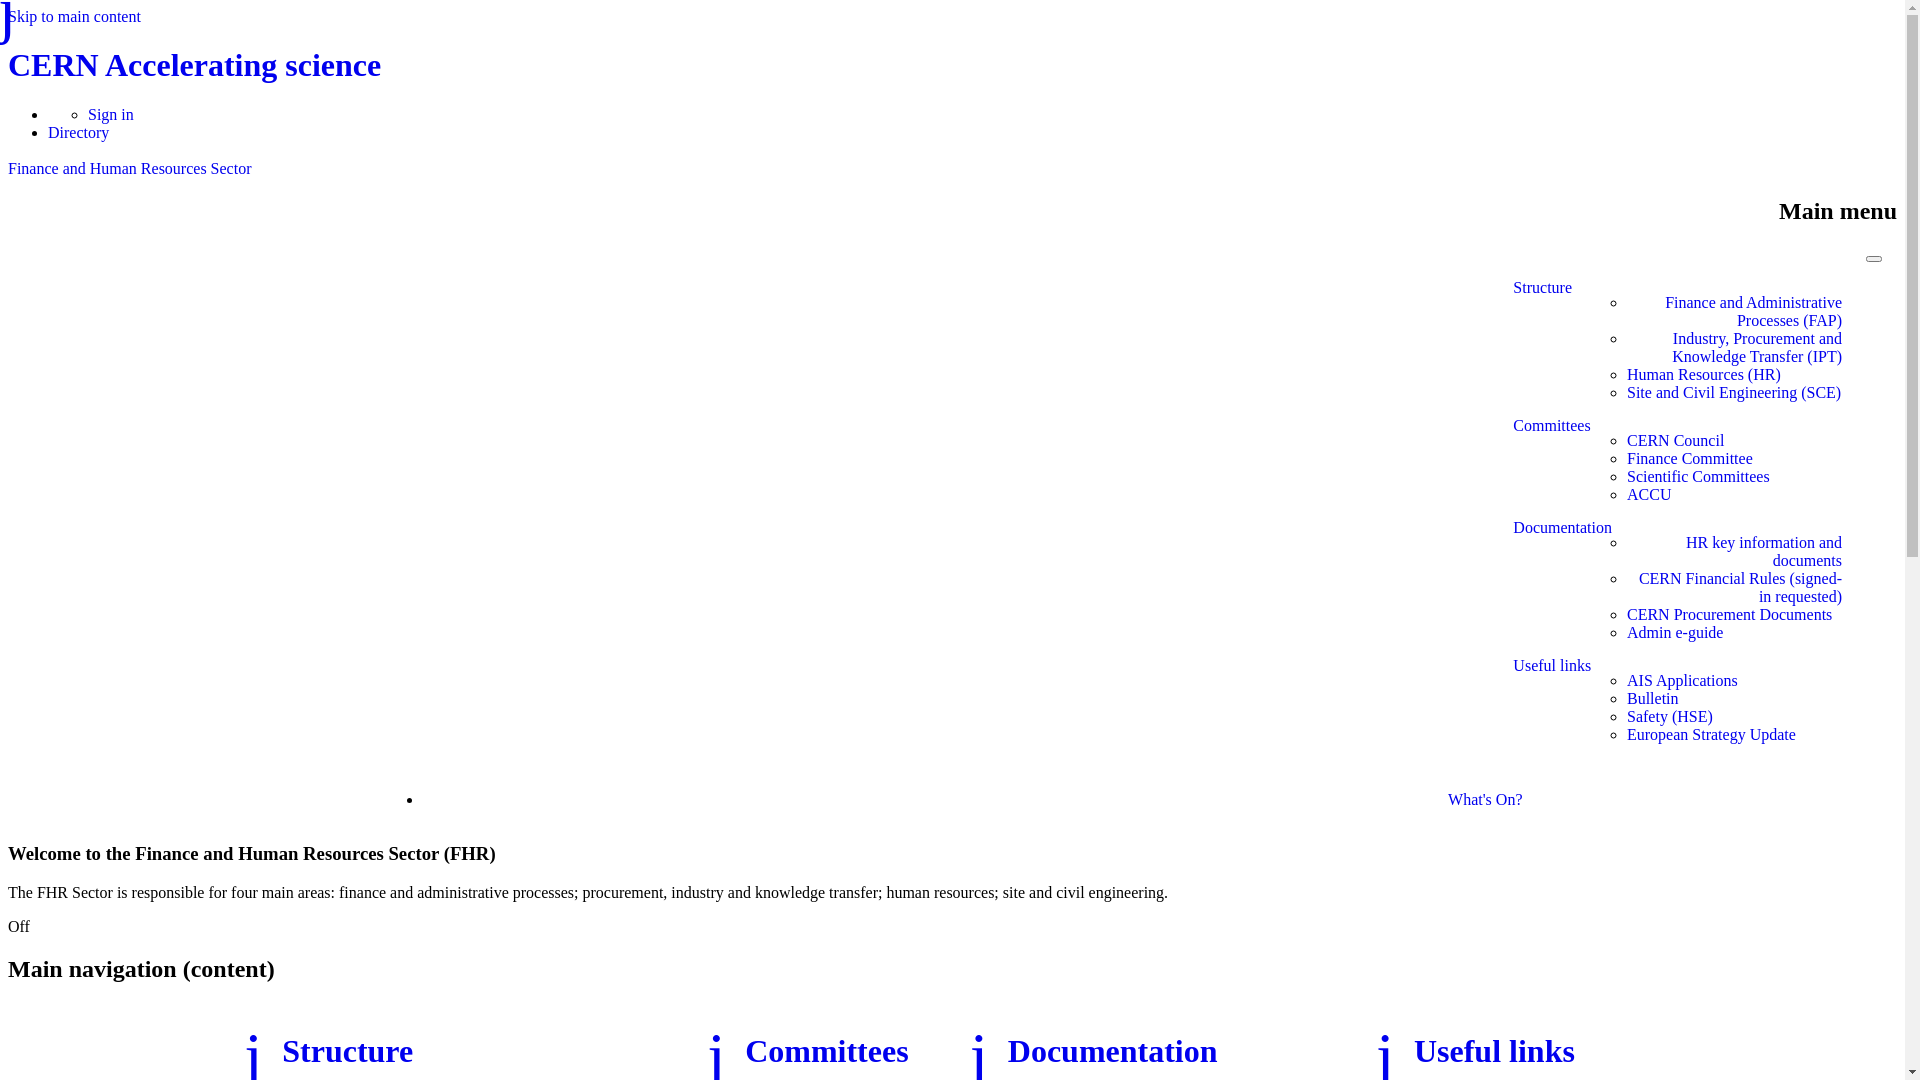  I want to click on 'Scientific Committees', so click(1697, 477).